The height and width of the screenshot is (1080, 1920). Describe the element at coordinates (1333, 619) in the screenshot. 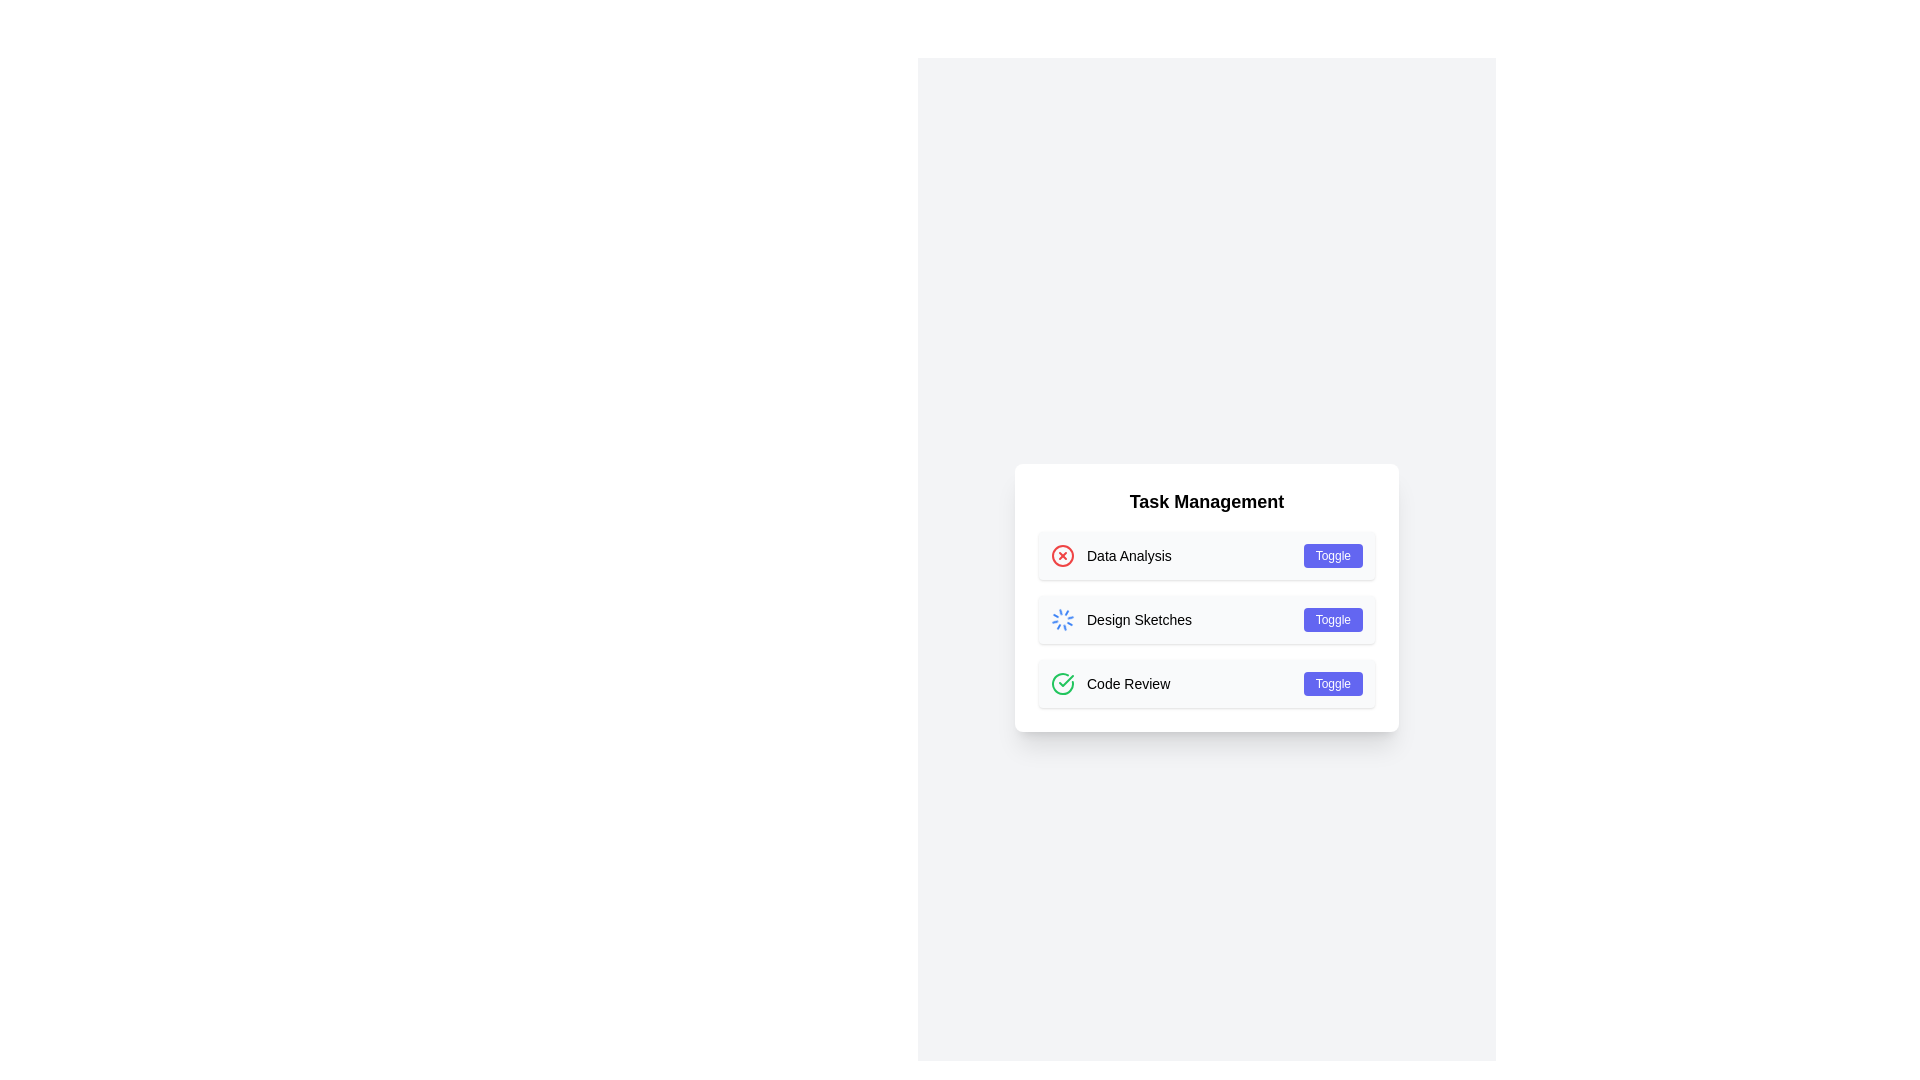

I see `the toggle button located on the right side of the 'Design Sketches' label` at that location.